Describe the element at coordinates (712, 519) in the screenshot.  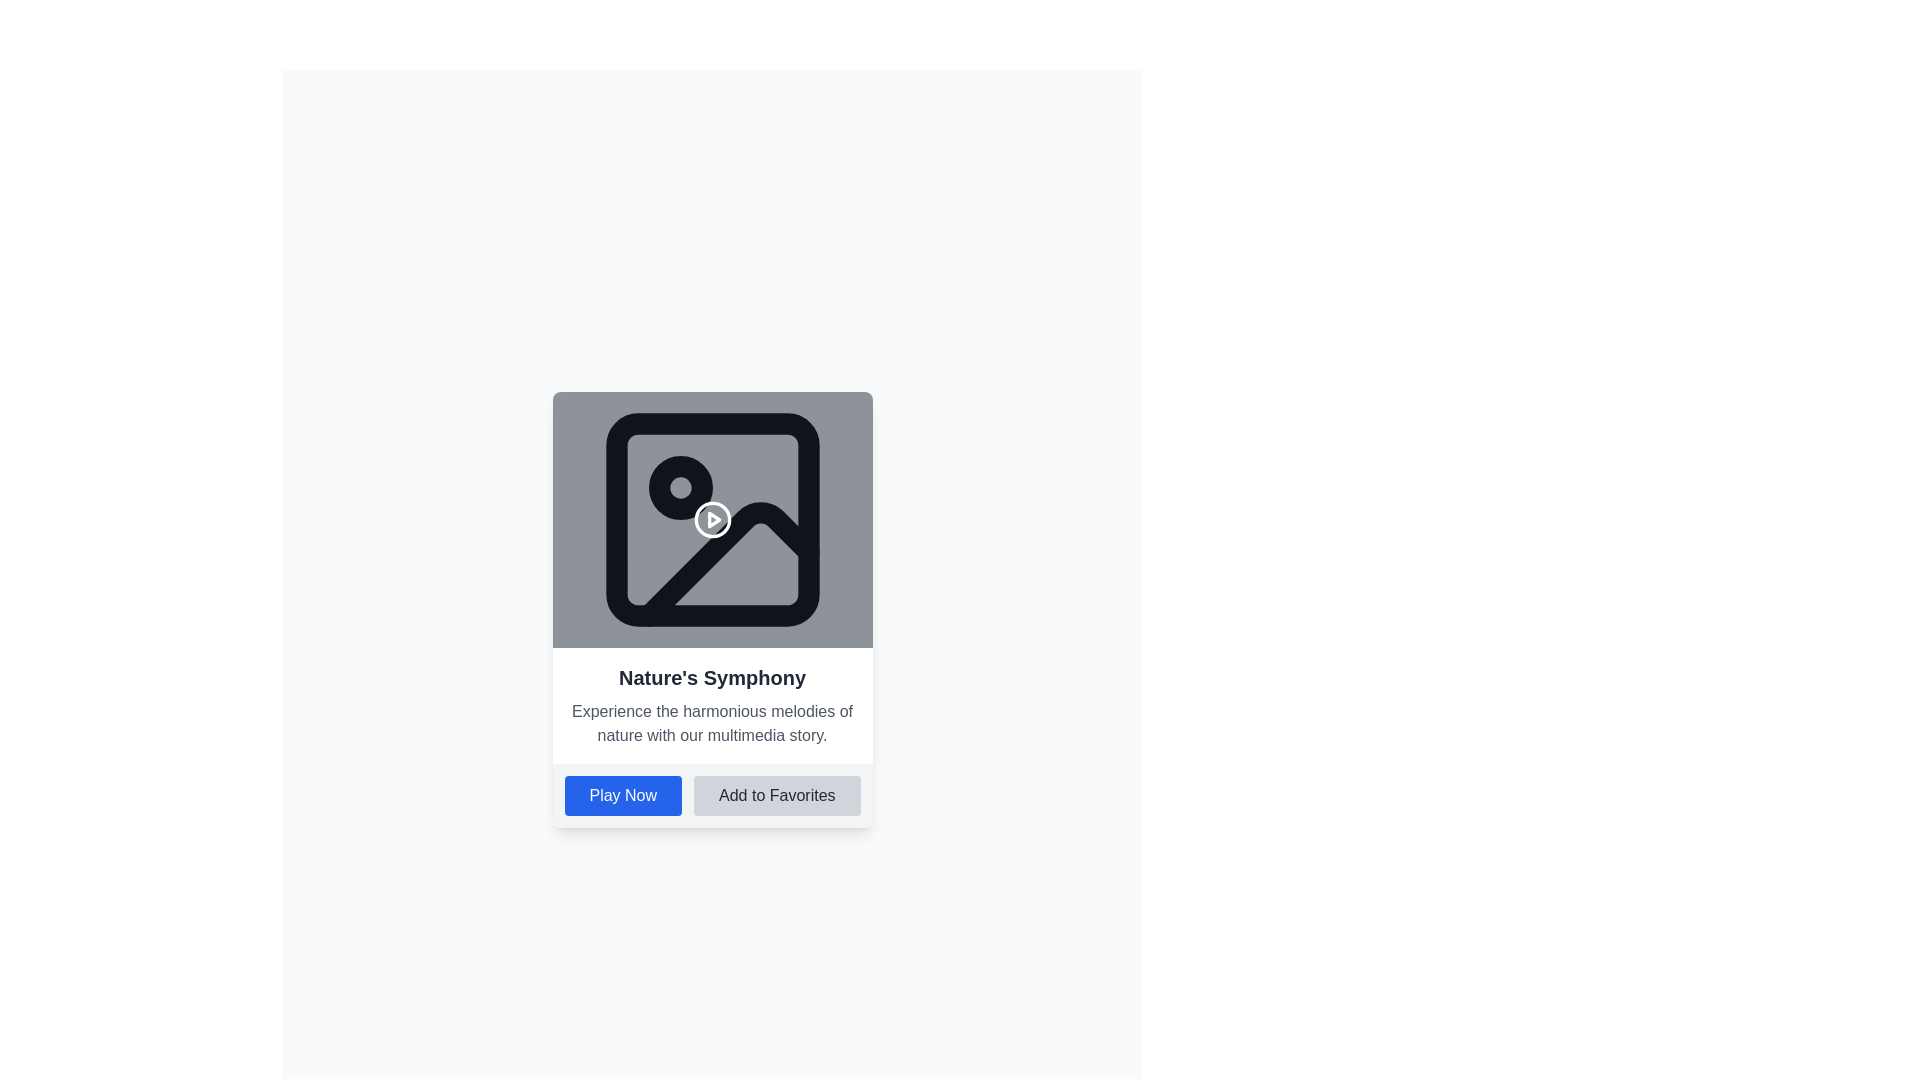
I see `the circular 'play' icon in the multimedia card, which is distinguishable by its dark outline and is located centrally above the 'Play Now' and 'Add to Favorites' buttons` at that location.